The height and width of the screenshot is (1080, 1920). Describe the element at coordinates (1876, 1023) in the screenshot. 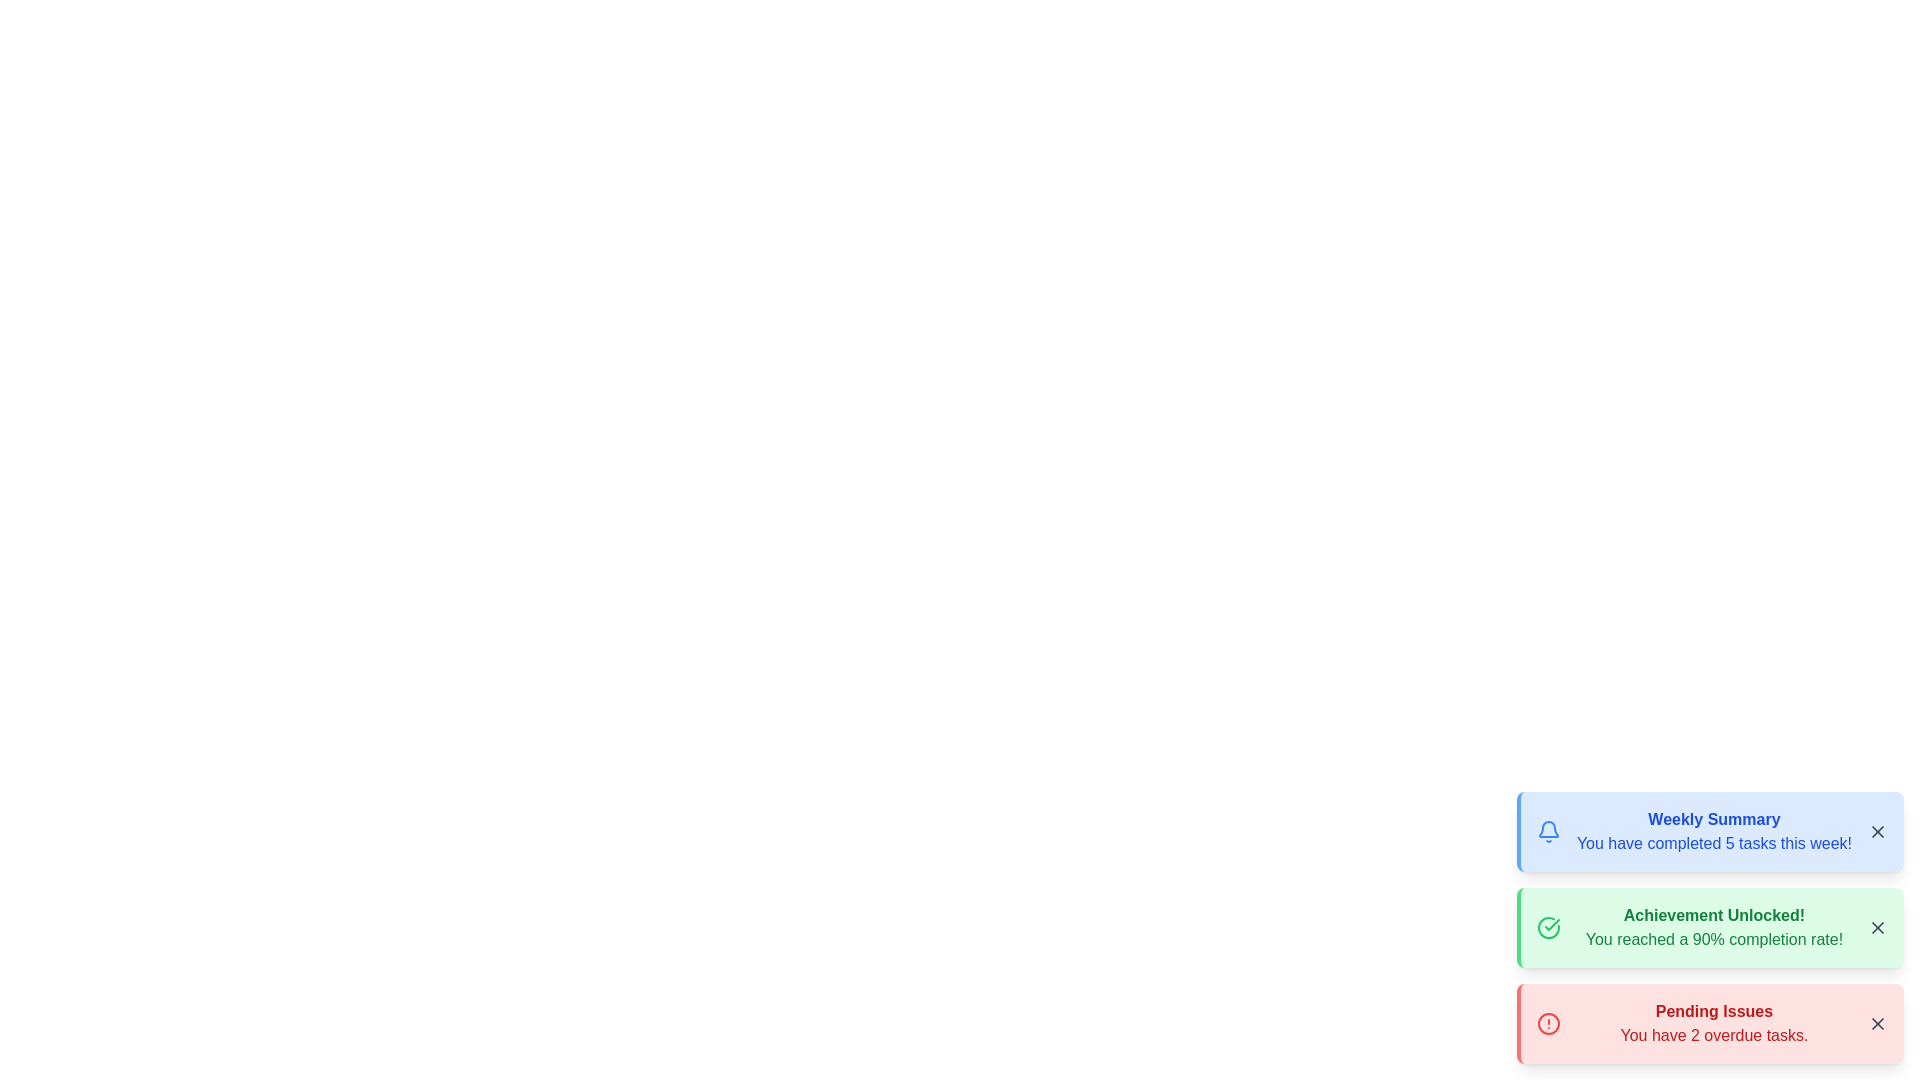

I see `dismiss button of the notification with the title Pending Issues` at that location.